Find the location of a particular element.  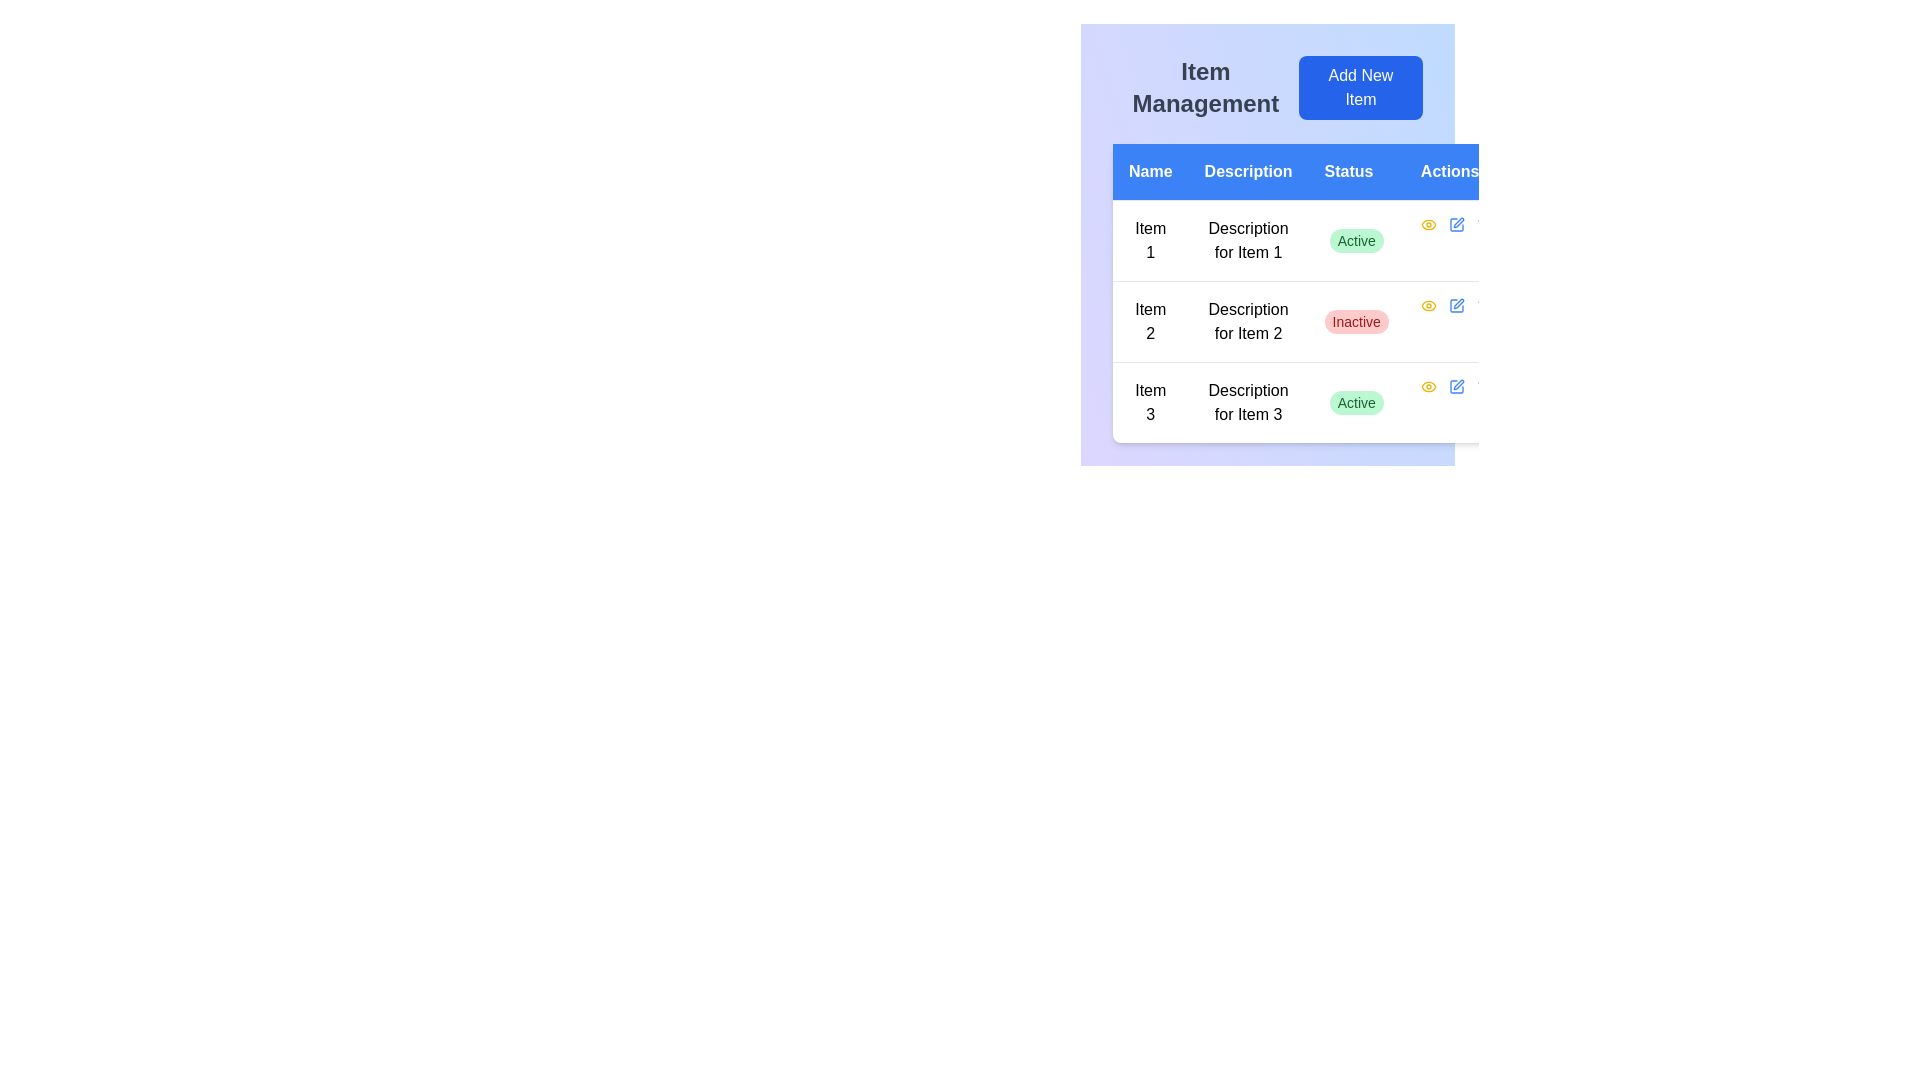

the Text Badge indicating the status of 'Item 2' as 'Inactive', located in the second row, third column of the table under the 'Status' heading is located at coordinates (1356, 320).